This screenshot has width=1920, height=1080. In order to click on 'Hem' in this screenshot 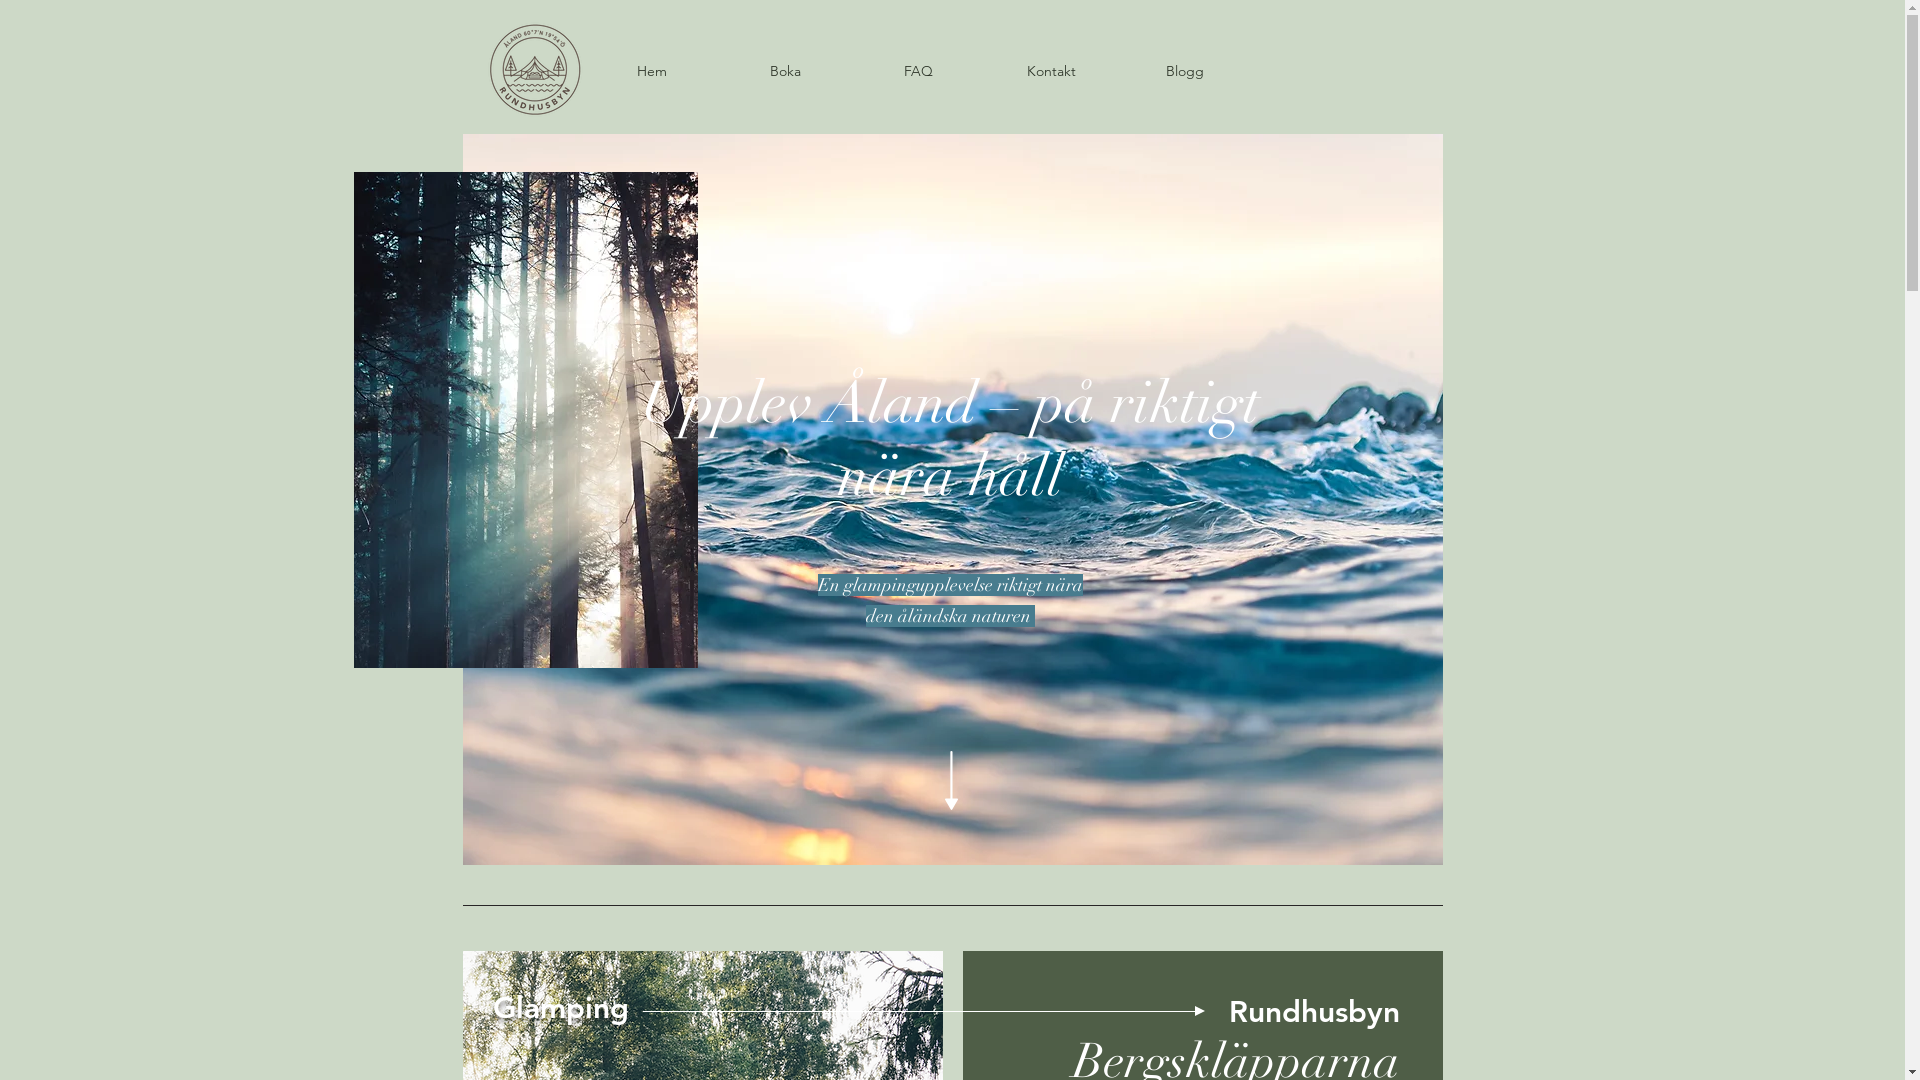, I will do `click(651, 69)`.